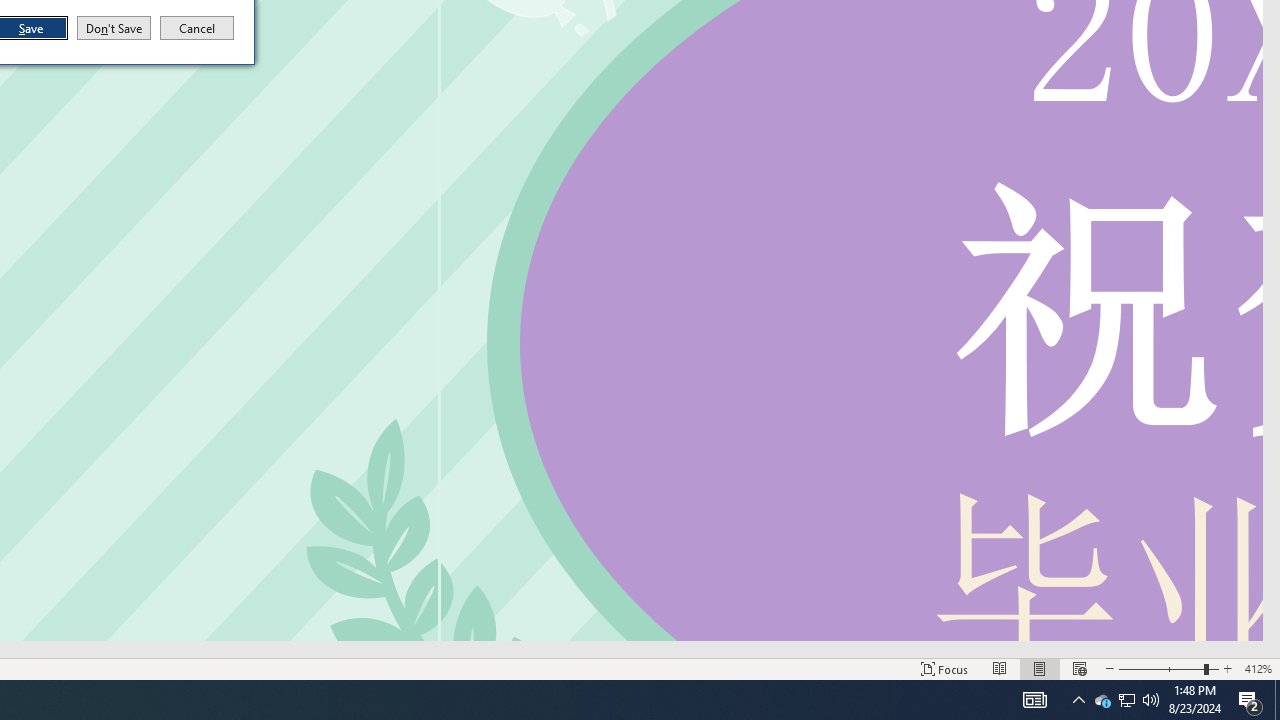 The height and width of the screenshot is (720, 1280). What do you see at coordinates (1101, 698) in the screenshot?
I see `'User Promoted Notification Area'` at bounding box center [1101, 698].